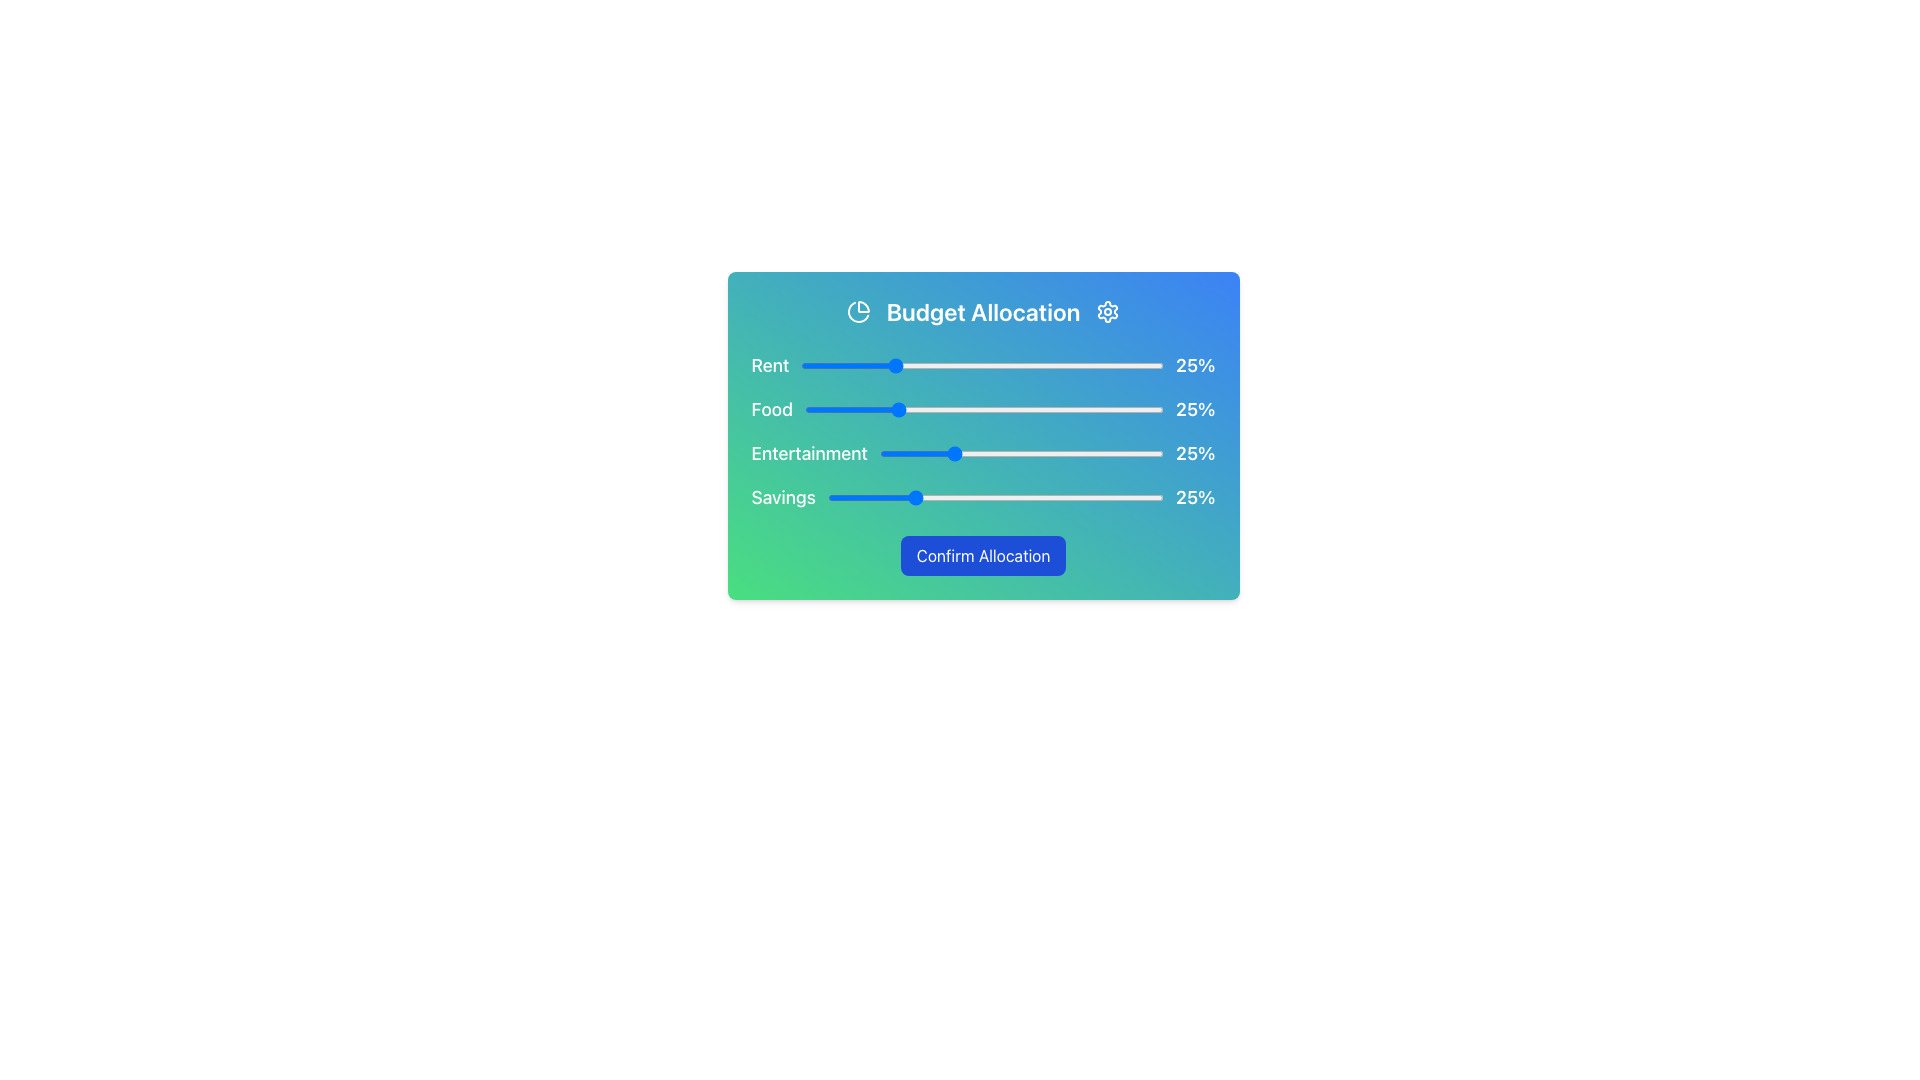  What do you see at coordinates (862, 408) in the screenshot?
I see `the slider` at bounding box center [862, 408].